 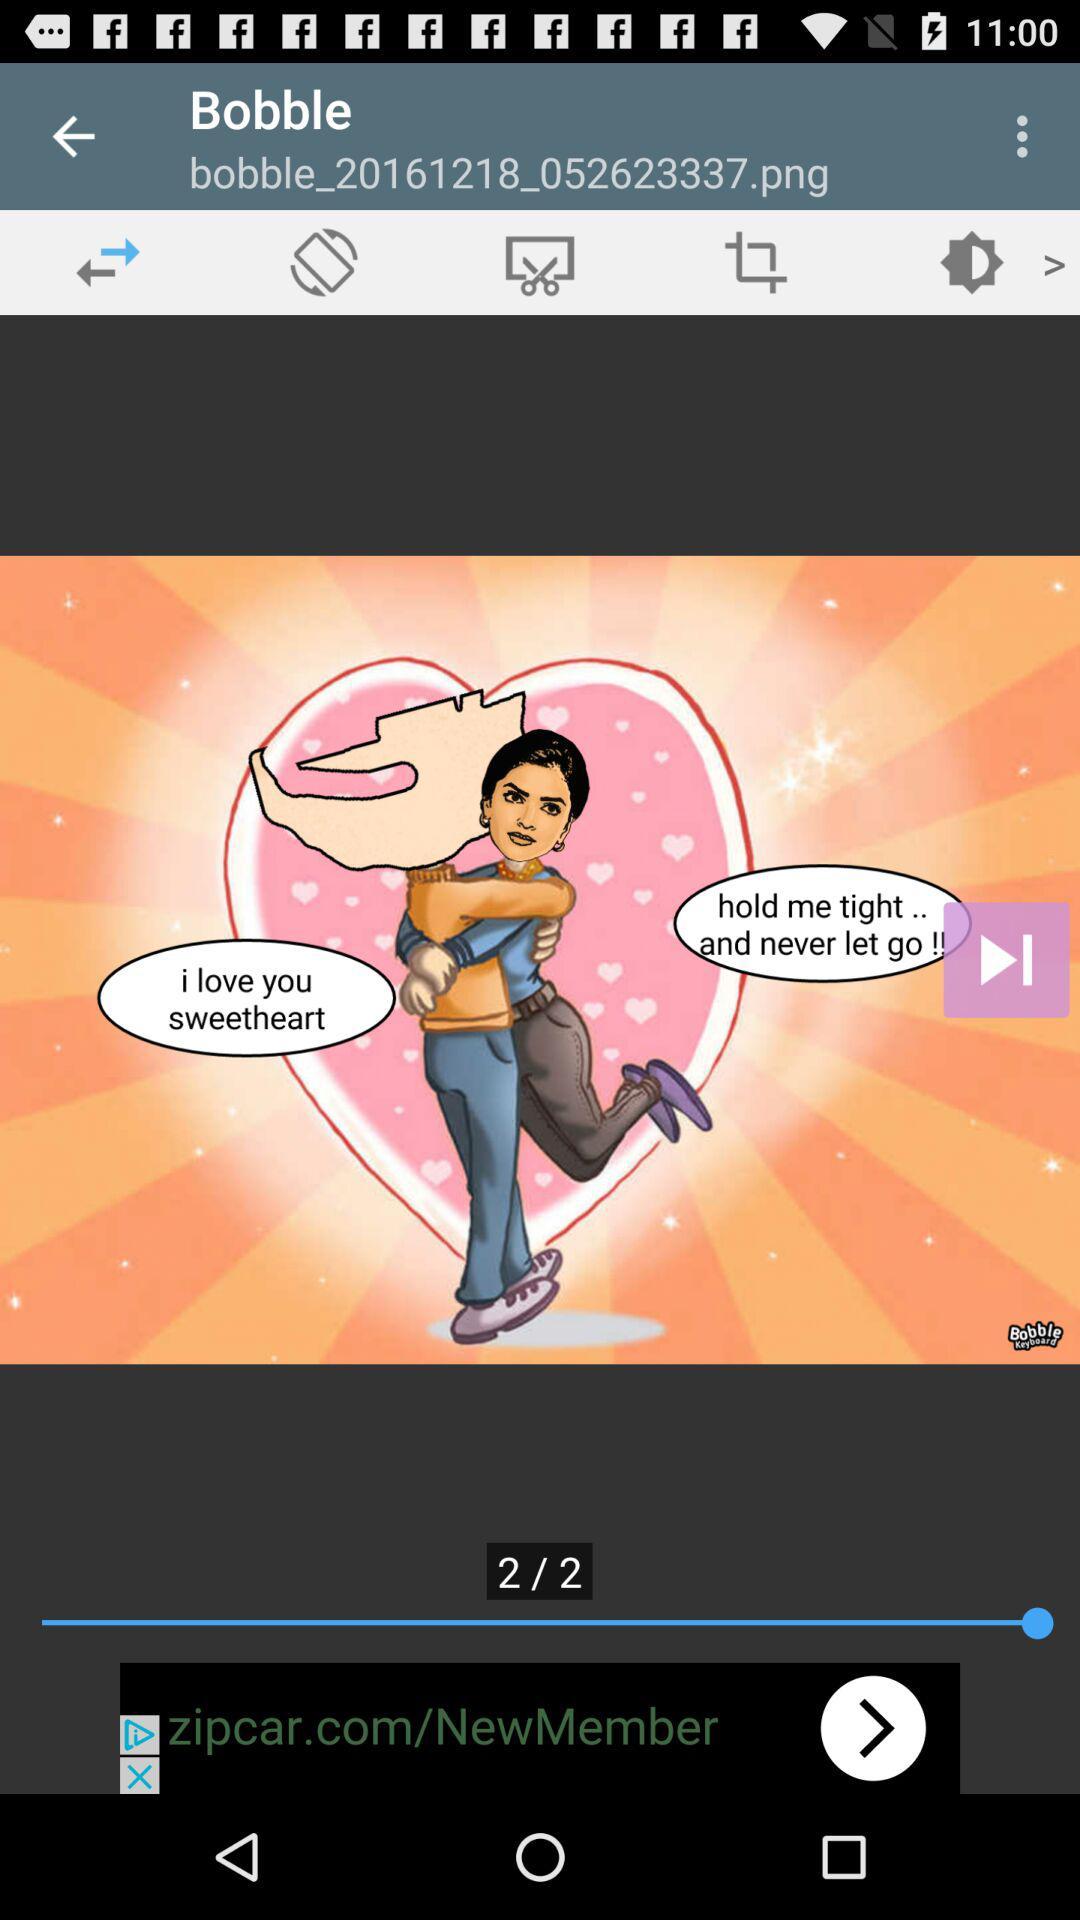 What do you see at coordinates (323, 261) in the screenshot?
I see `the auto rotate option on the page` at bounding box center [323, 261].